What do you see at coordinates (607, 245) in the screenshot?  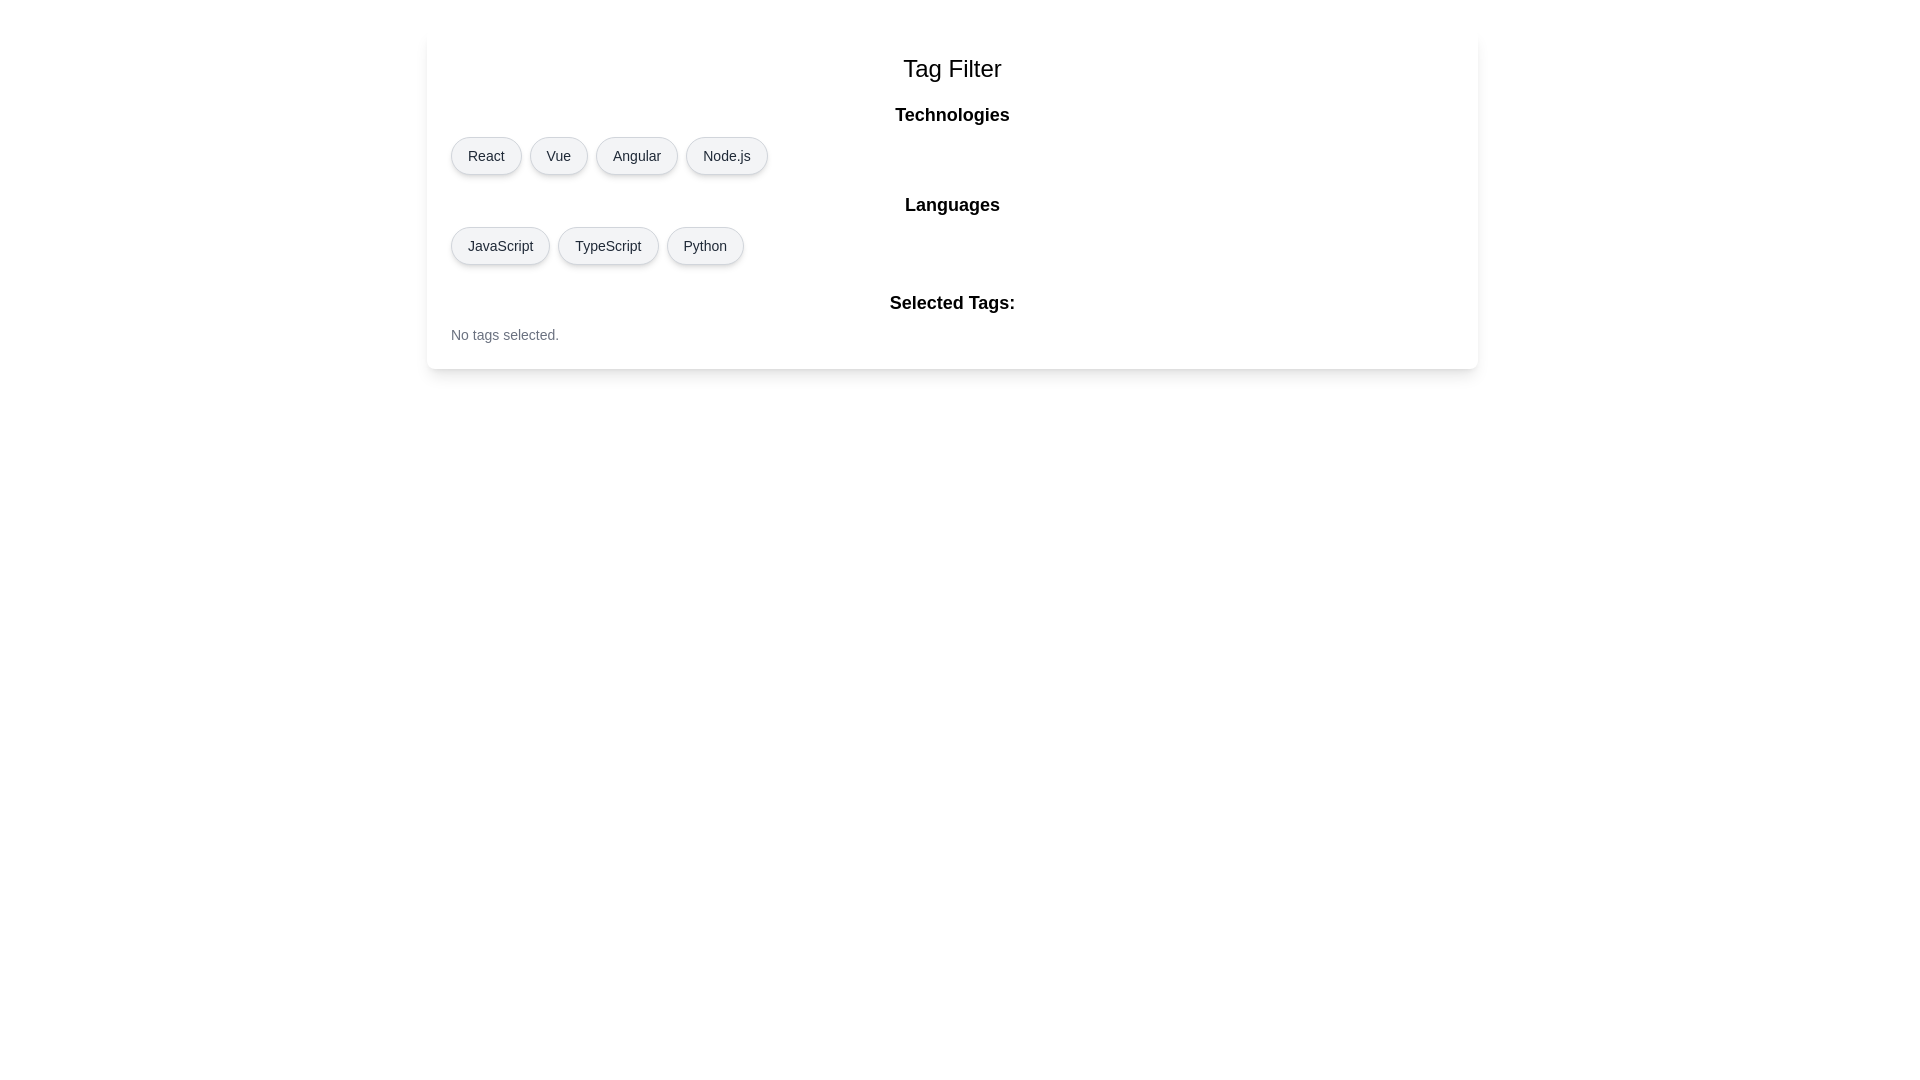 I see `the 'TypeScript' button, which is a rounded rectangular button with a light gray background and dark gray text, located under the 'Languages' header` at bounding box center [607, 245].